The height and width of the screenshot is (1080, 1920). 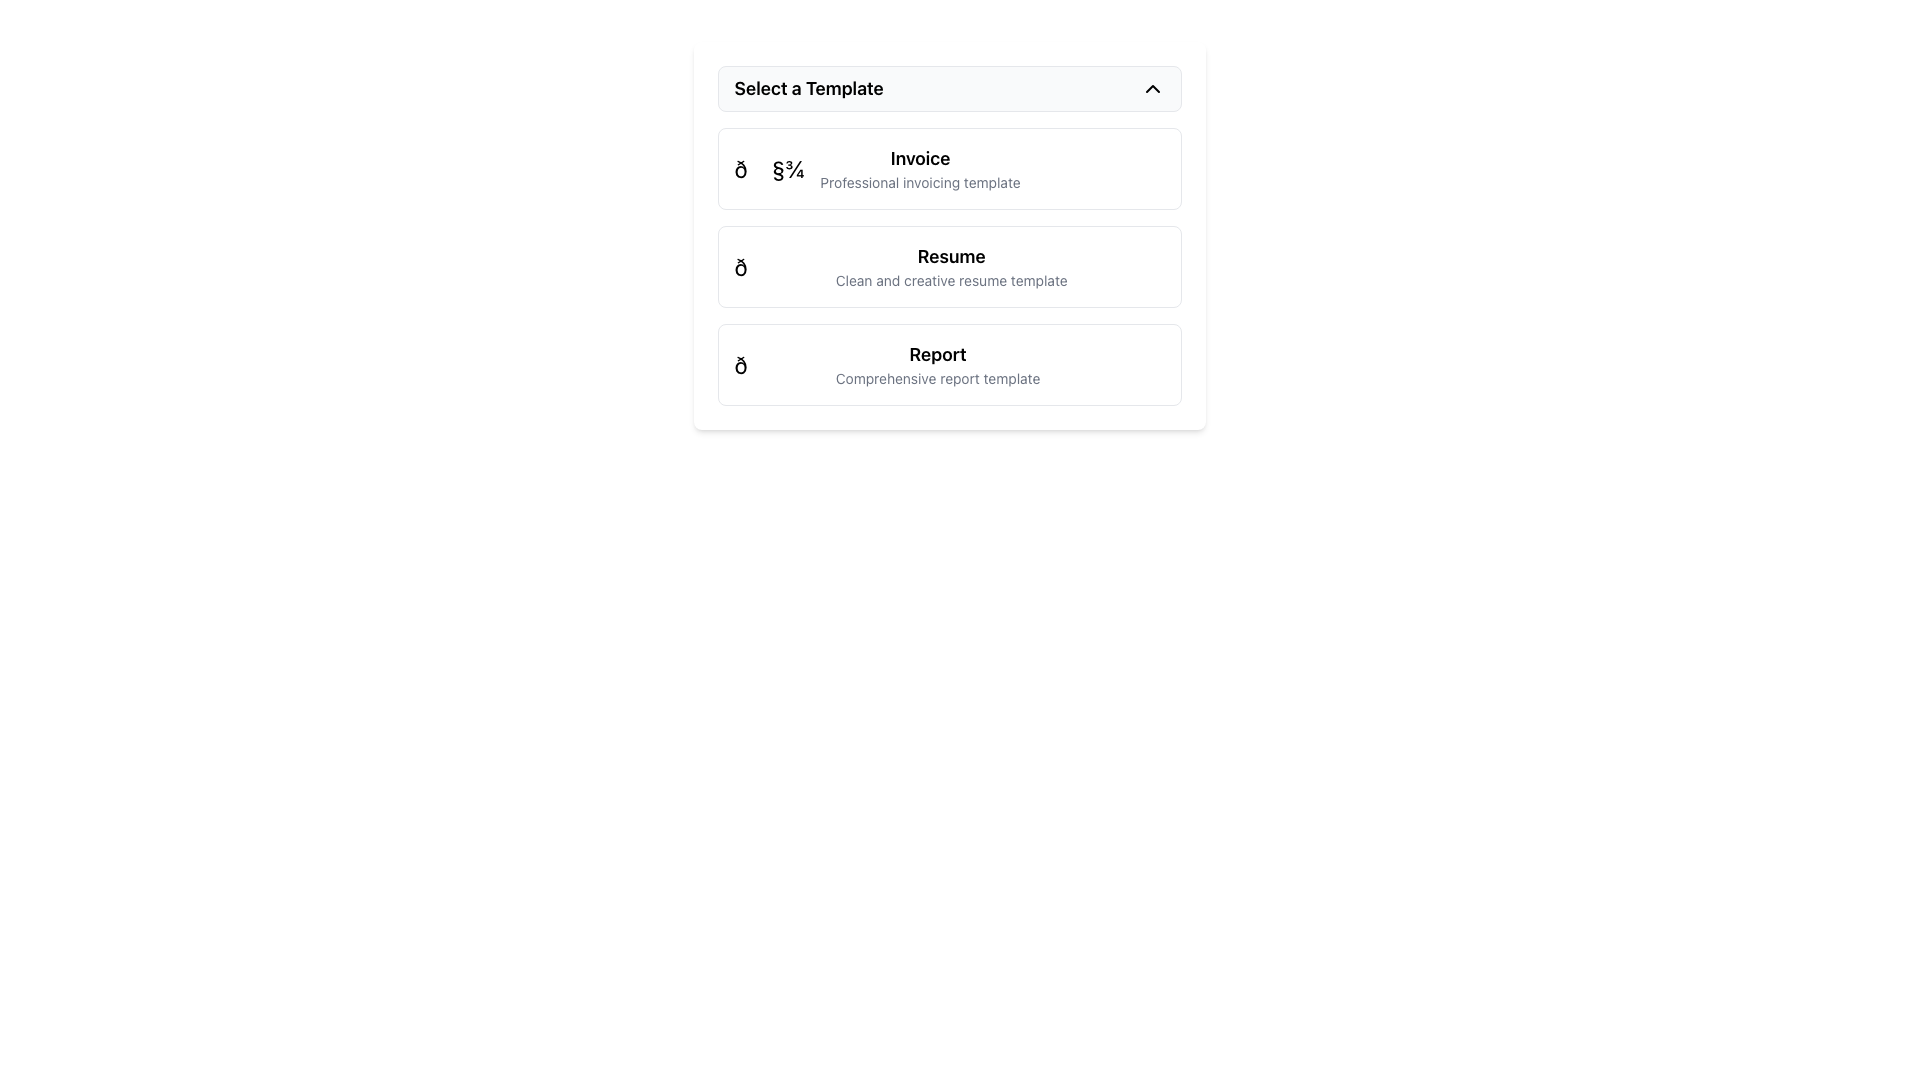 I want to click on the Text Label Group containing the bolded word 'Report' and the smaller text 'Comprehensive report template', which is the third element in a vertical list beneath the 'Resume' option, so click(x=937, y=365).